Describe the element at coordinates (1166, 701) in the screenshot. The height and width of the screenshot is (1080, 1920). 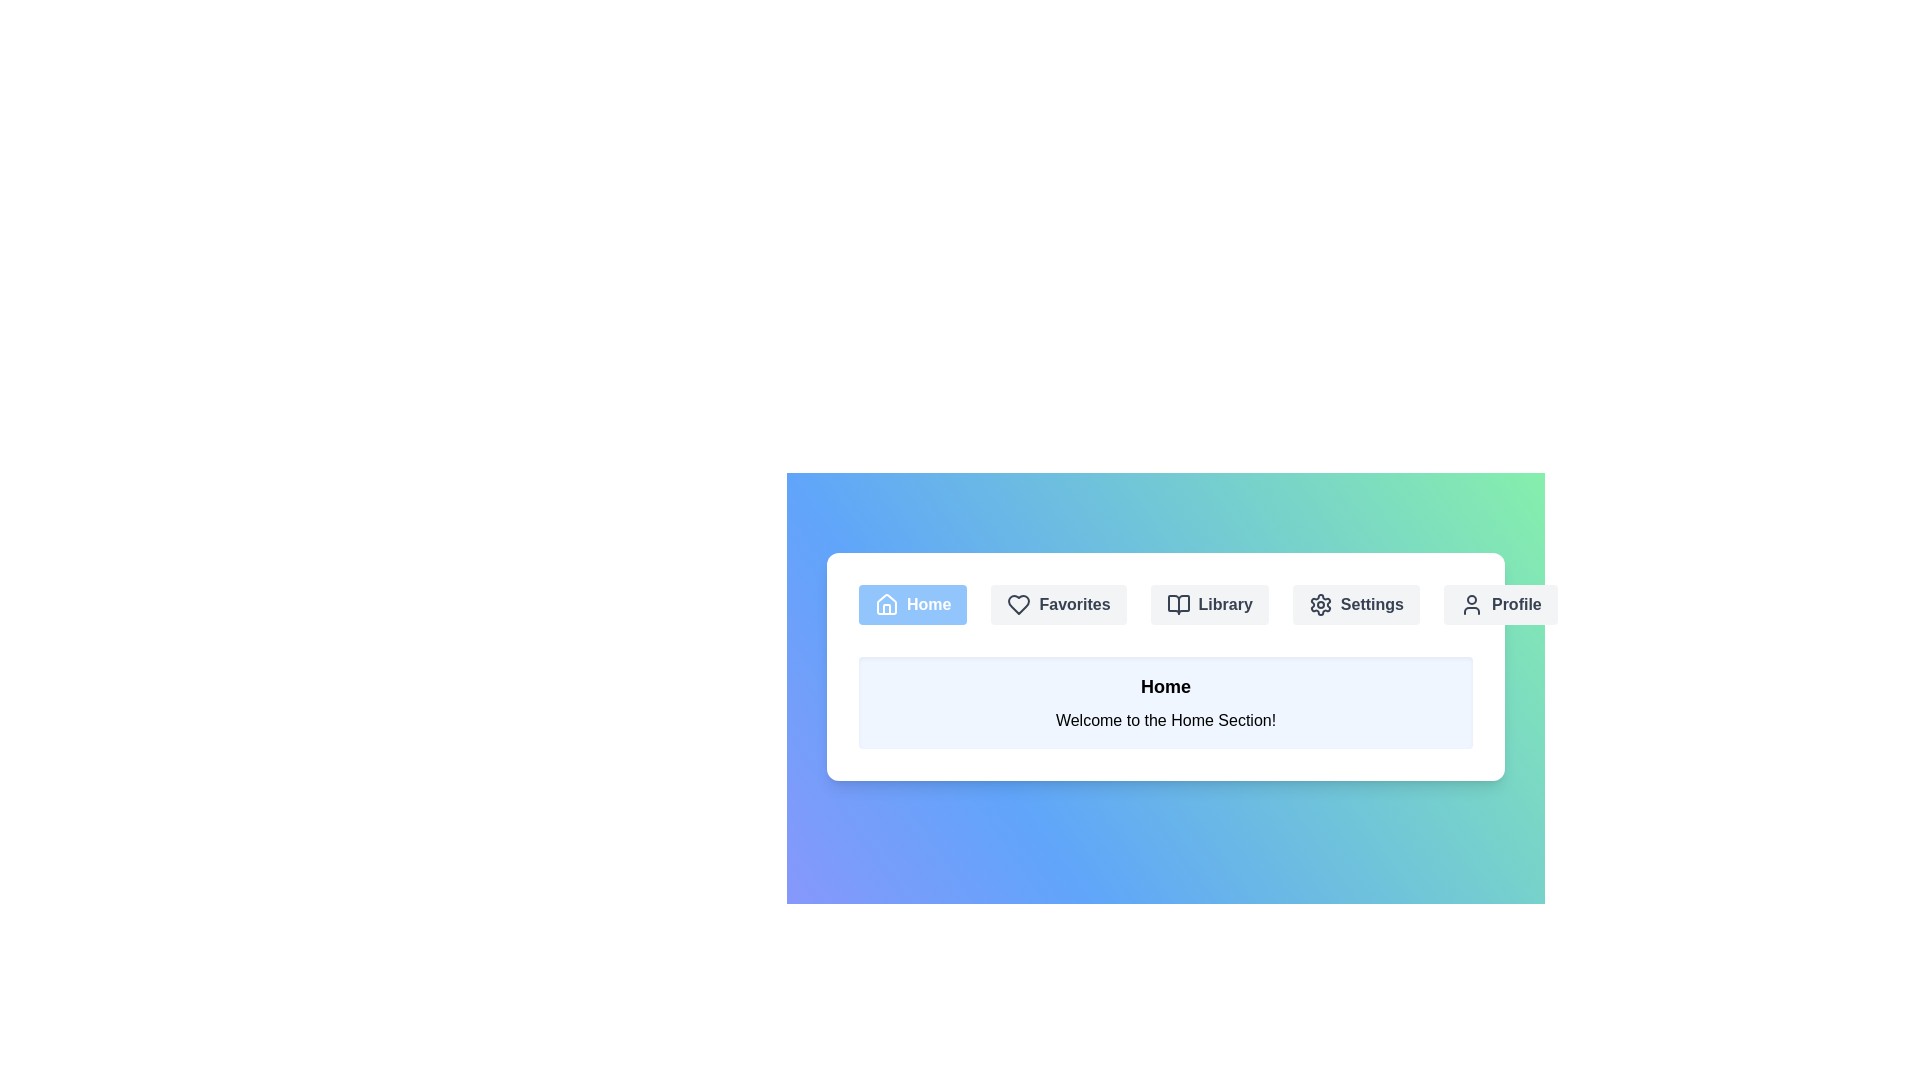
I see `text from the Information Panel with a light blue background, containing the title 'Home' and subtitle 'Welcome to the Home Section!'` at that location.